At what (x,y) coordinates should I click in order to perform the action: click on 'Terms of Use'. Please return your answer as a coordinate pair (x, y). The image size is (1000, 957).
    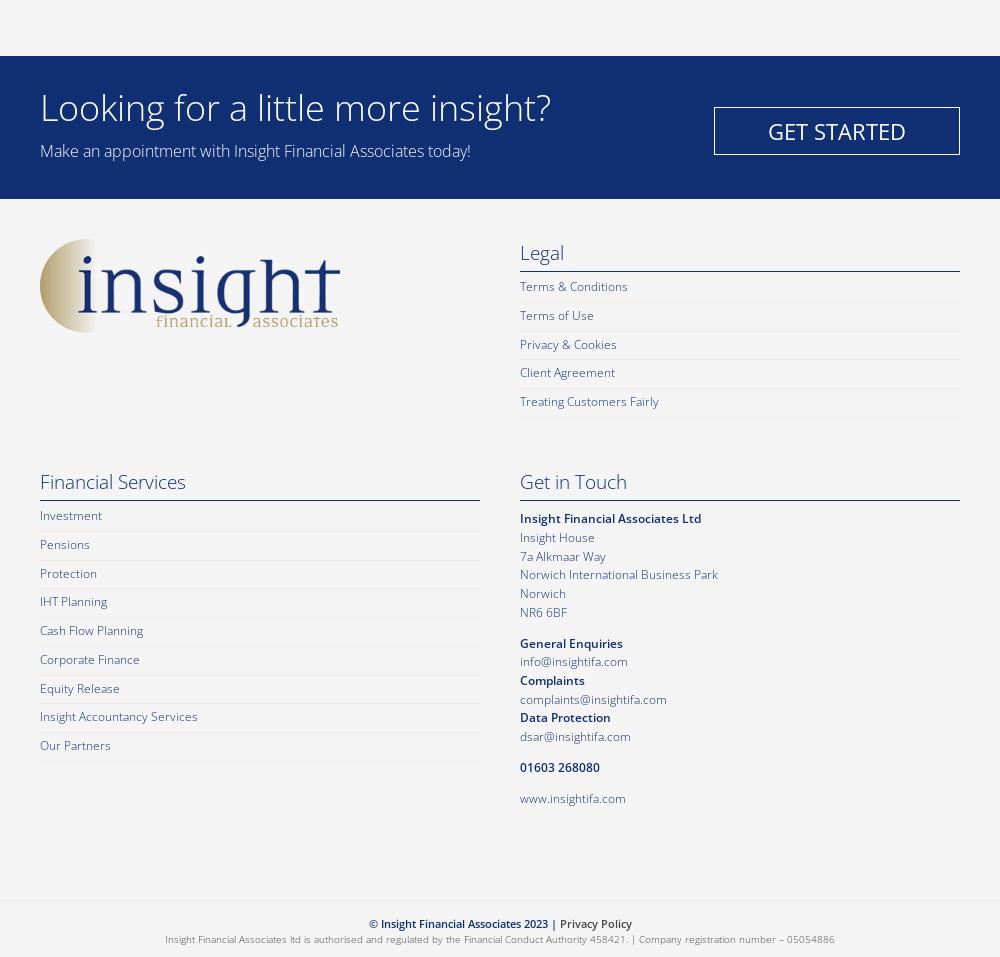
    Looking at the image, I should click on (557, 314).